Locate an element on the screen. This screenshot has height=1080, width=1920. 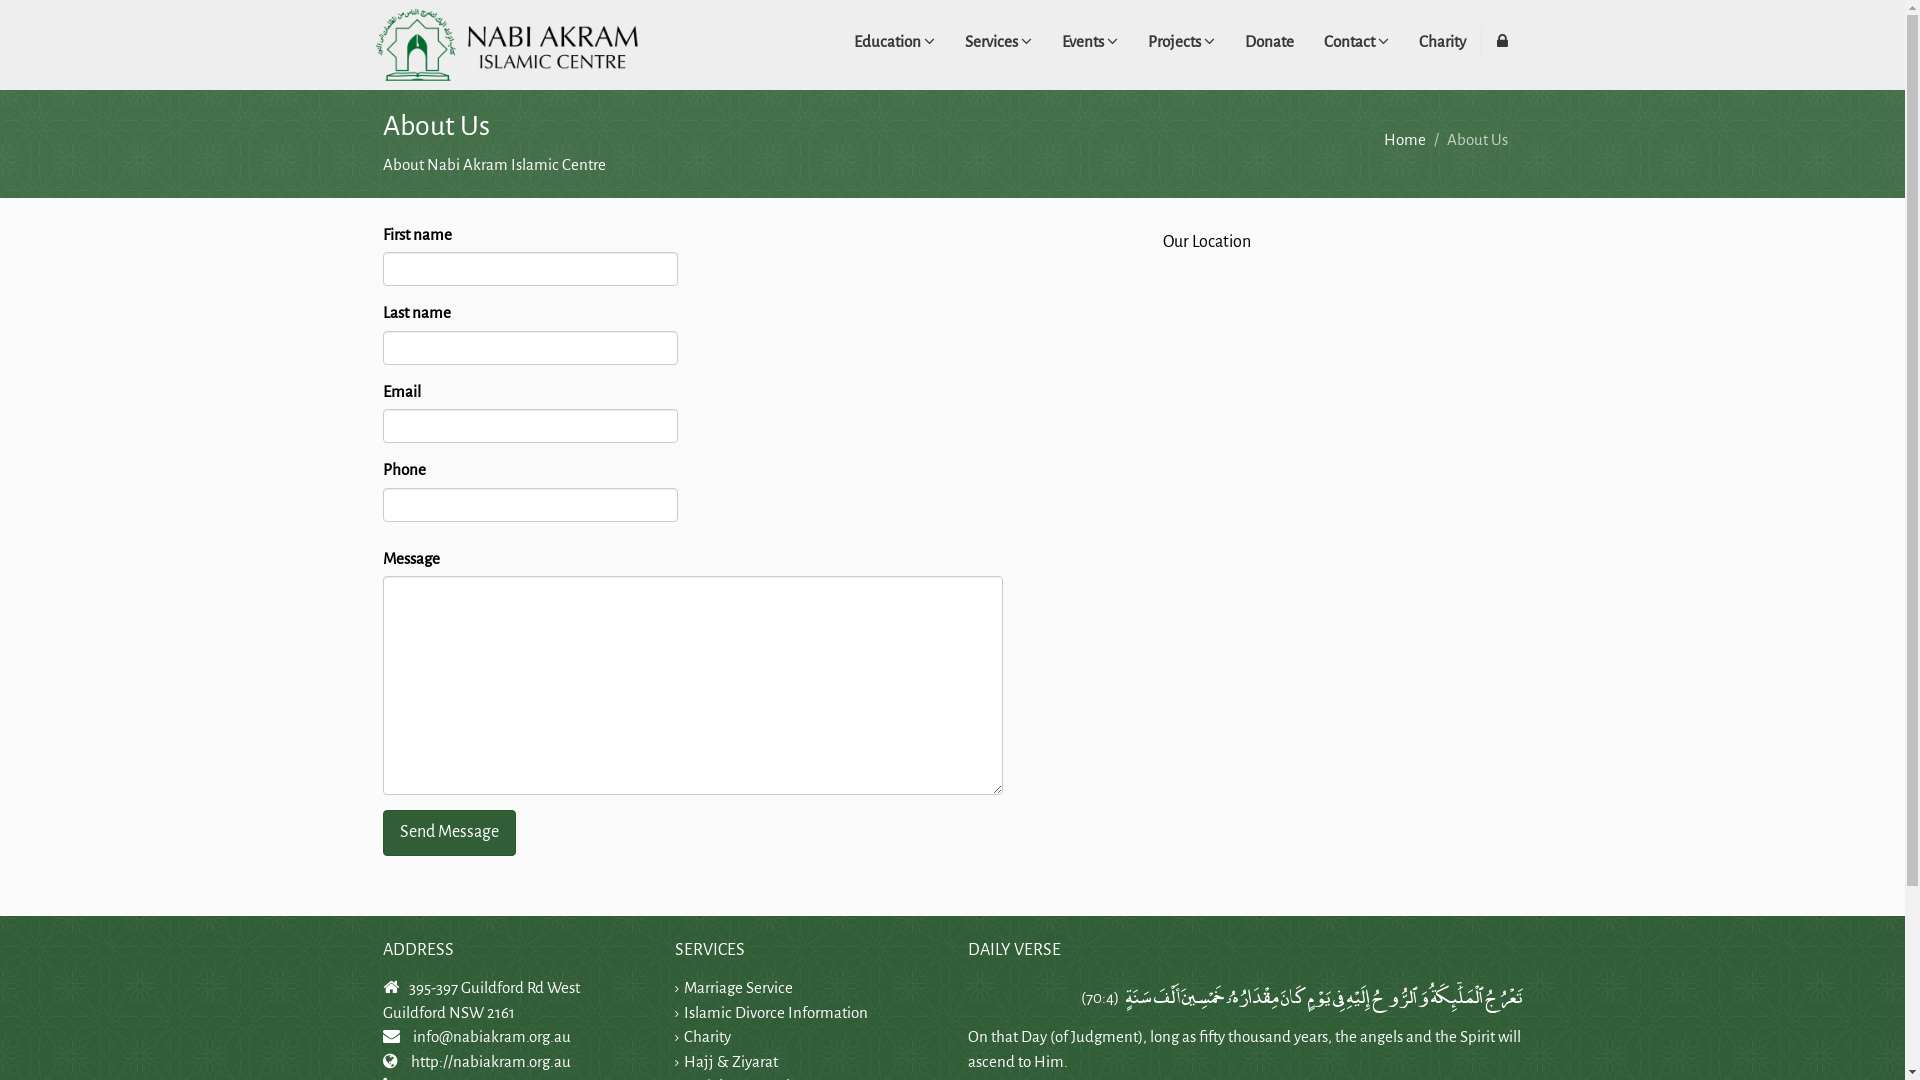
'Send Message' is located at coordinates (447, 833).